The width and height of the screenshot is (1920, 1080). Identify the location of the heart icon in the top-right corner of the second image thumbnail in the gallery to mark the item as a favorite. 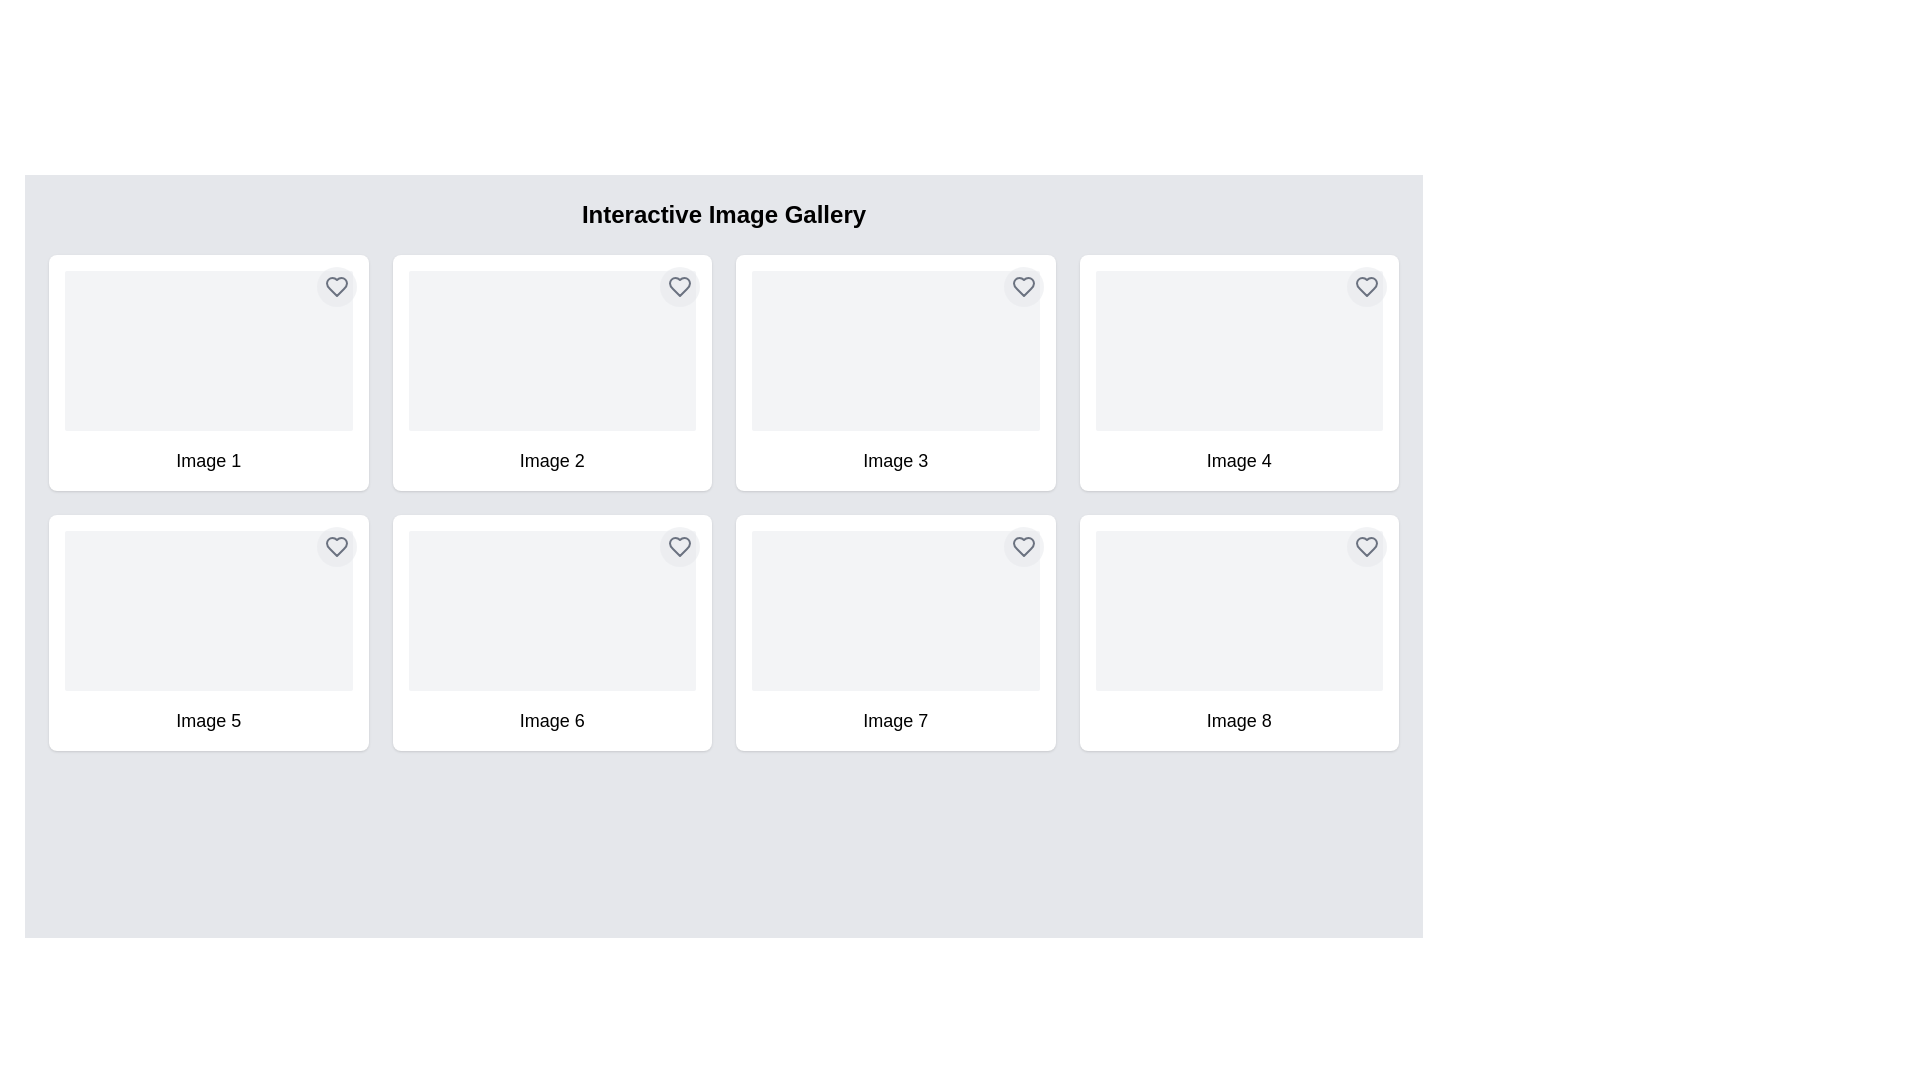
(680, 286).